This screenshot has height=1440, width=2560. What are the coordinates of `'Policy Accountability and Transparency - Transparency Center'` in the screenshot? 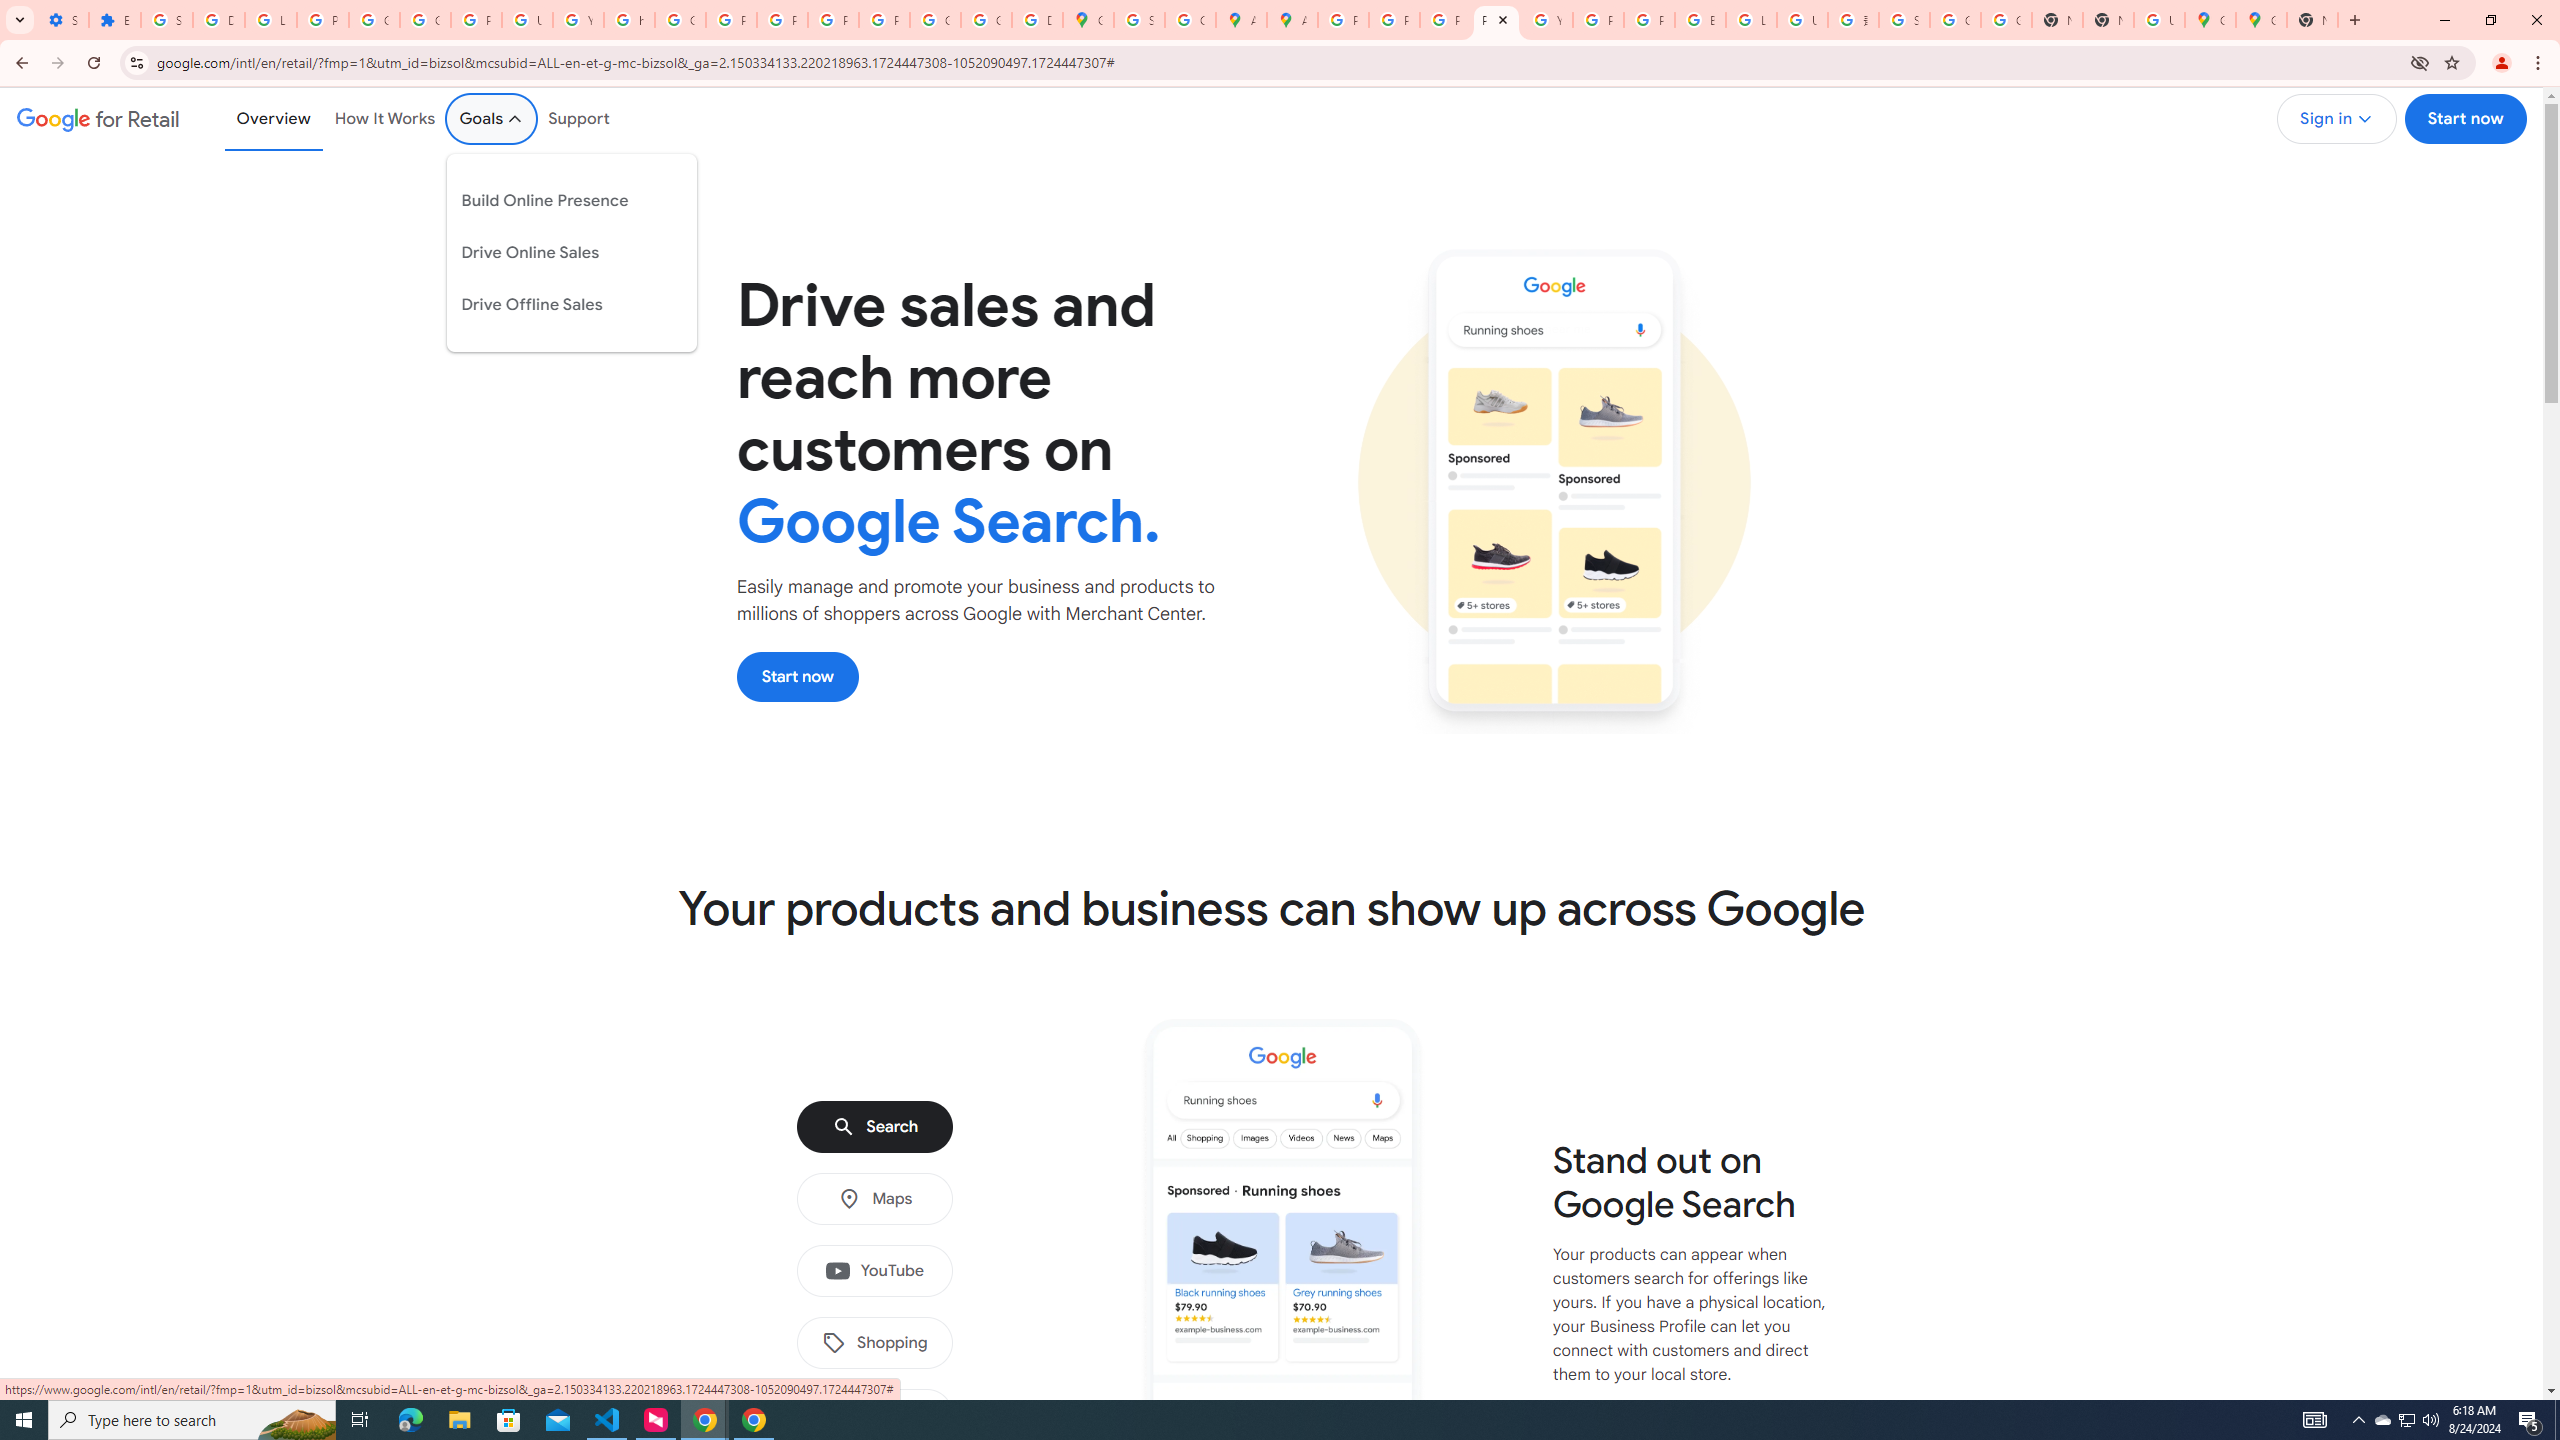 It's located at (1341, 19).